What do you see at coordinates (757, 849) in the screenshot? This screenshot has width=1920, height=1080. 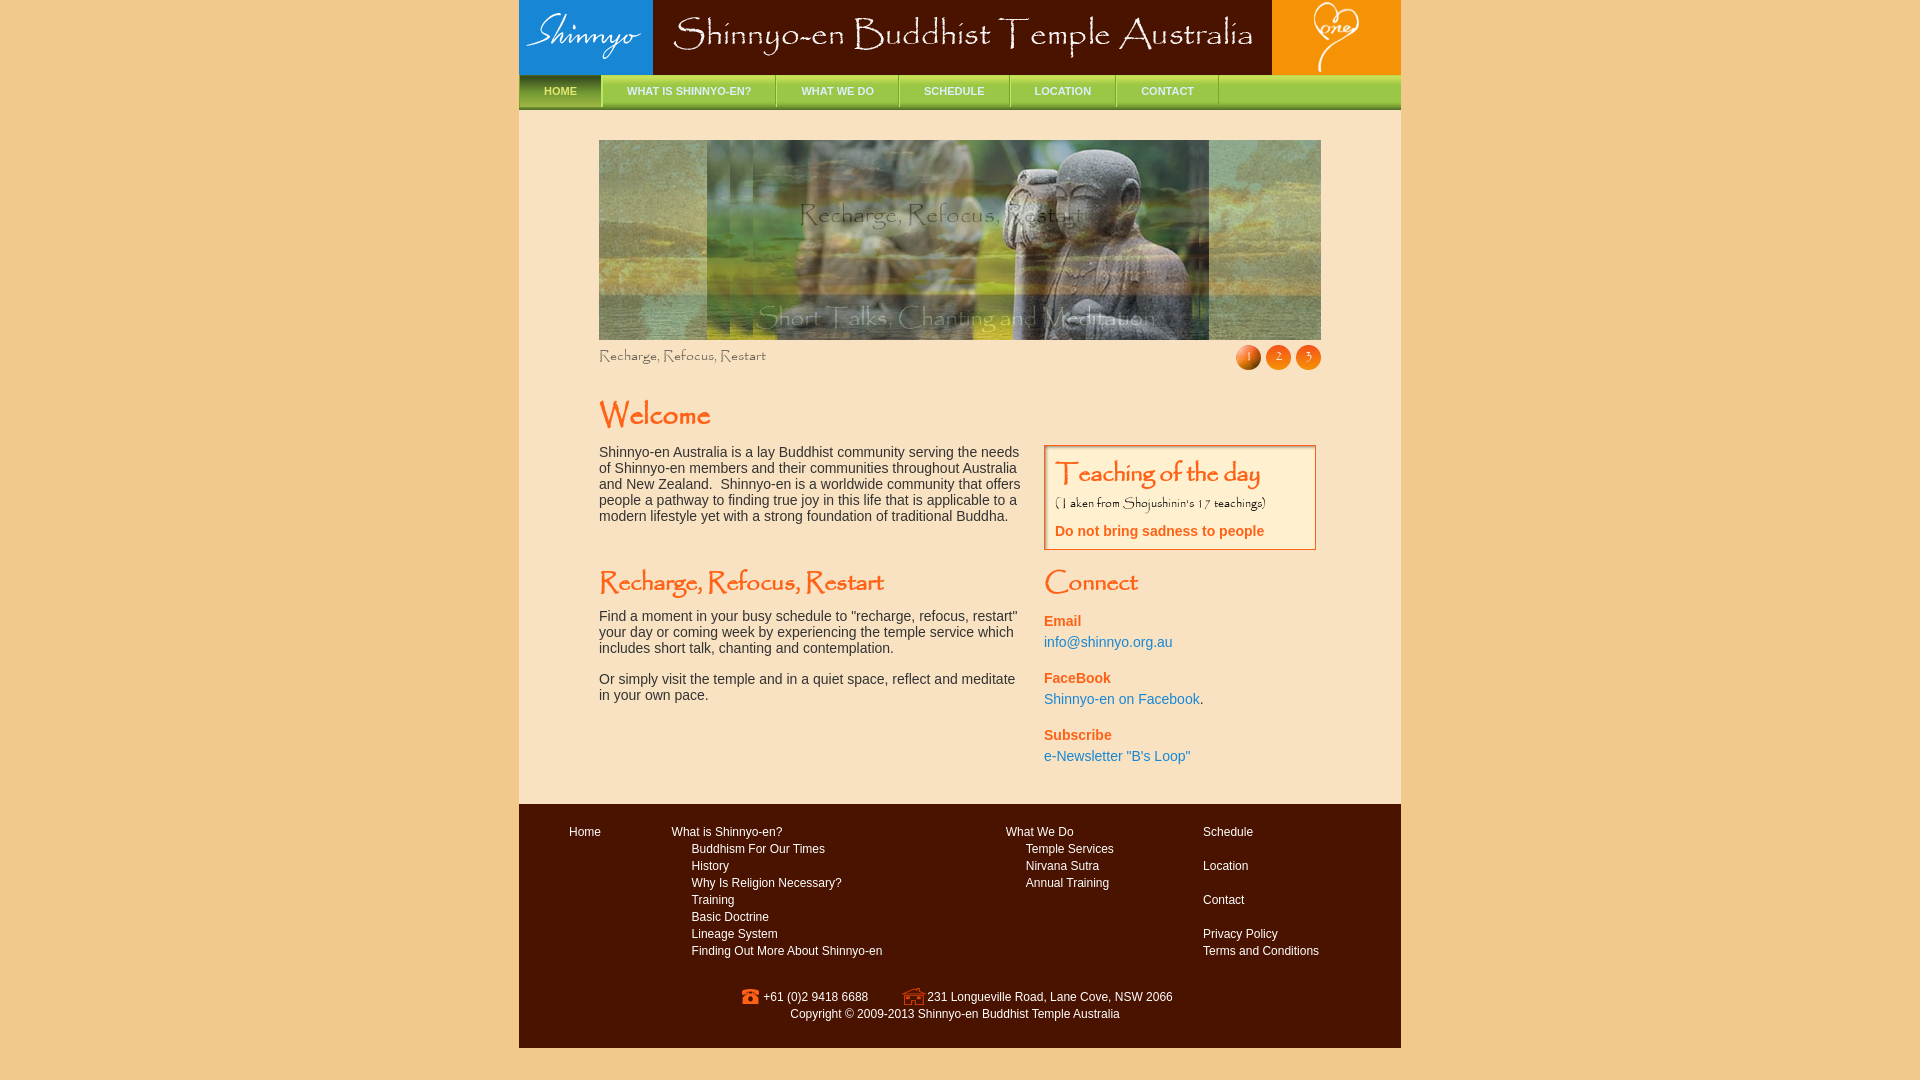 I see `'Buddhism For Our Times'` at bounding box center [757, 849].